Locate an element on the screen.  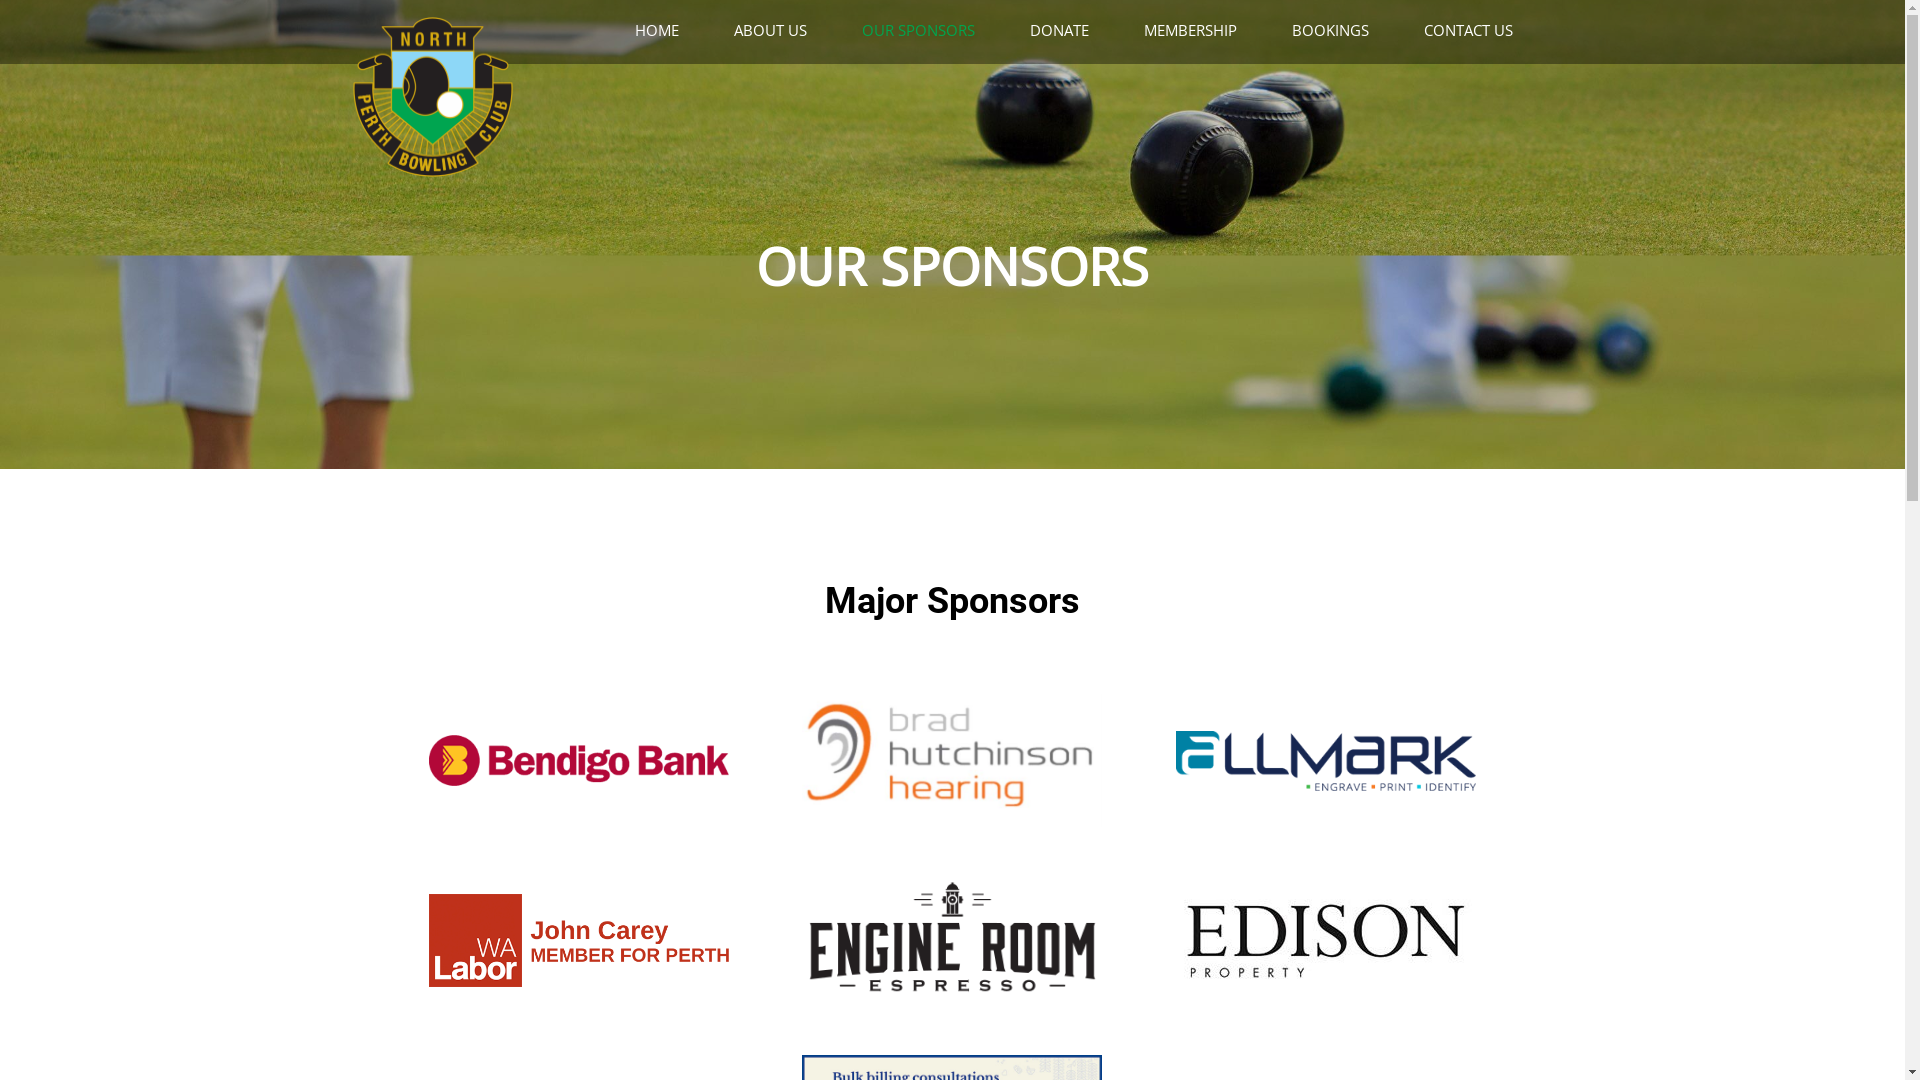
'ABOUT US' is located at coordinates (781, 30).